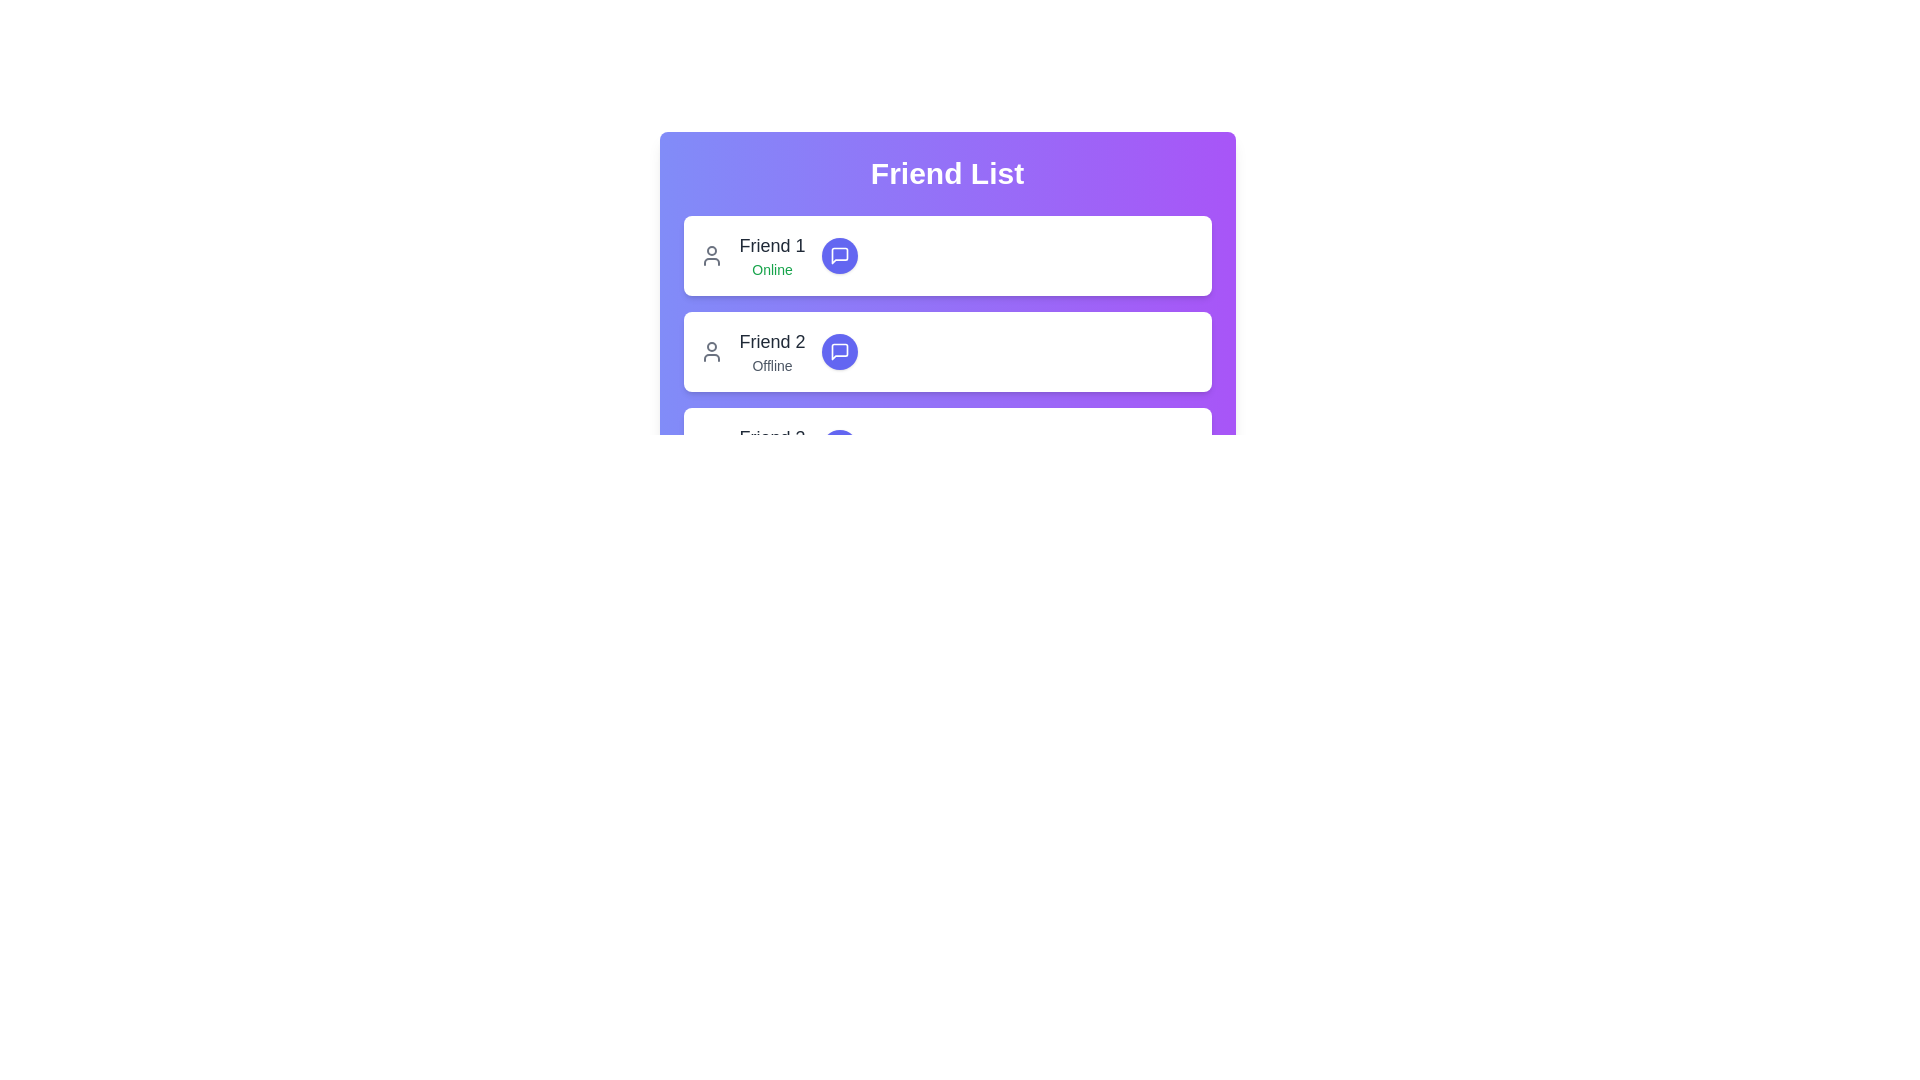  What do you see at coordinates (771, 254) in the screenshot?
I see `the 'Friend 1' text label indicating online status` at bounding box center [771, 254].